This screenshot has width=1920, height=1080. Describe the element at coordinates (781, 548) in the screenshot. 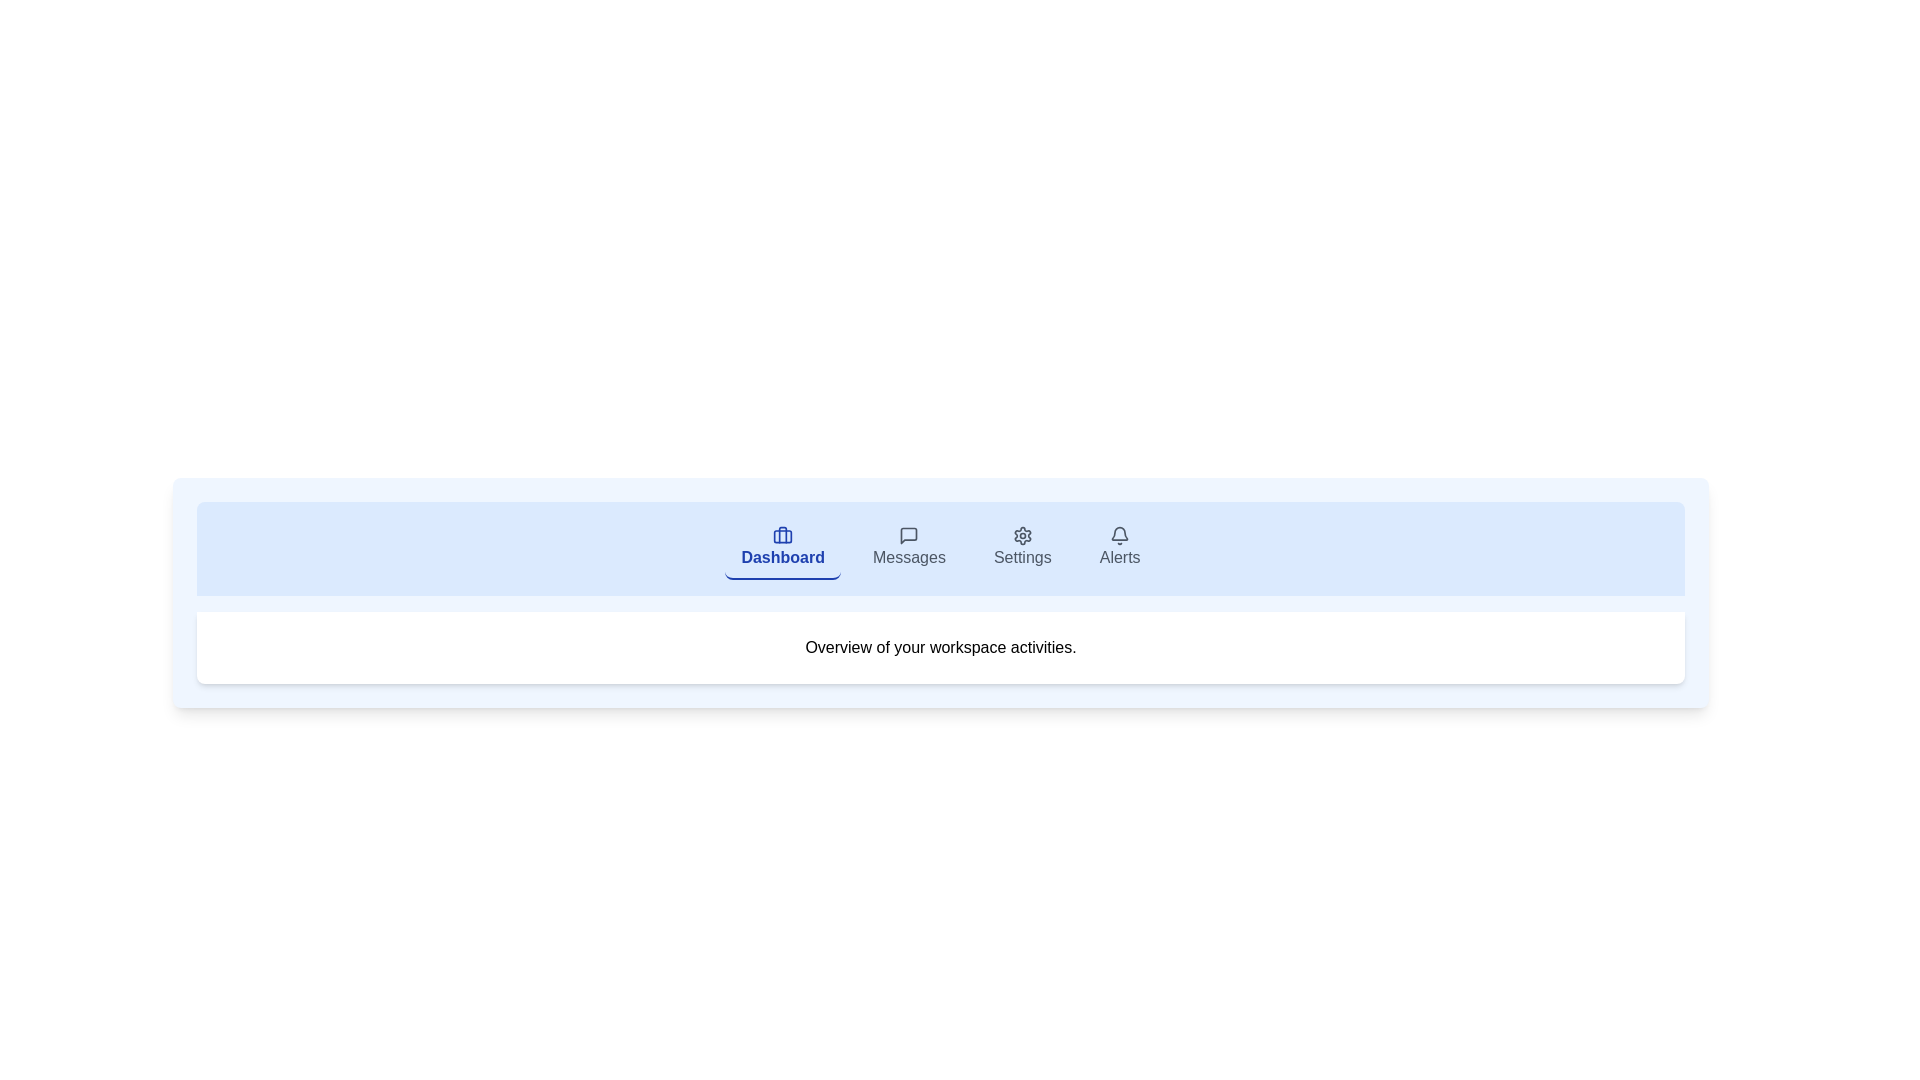

I see `the Dashboard tab to switch to its view` at that location.